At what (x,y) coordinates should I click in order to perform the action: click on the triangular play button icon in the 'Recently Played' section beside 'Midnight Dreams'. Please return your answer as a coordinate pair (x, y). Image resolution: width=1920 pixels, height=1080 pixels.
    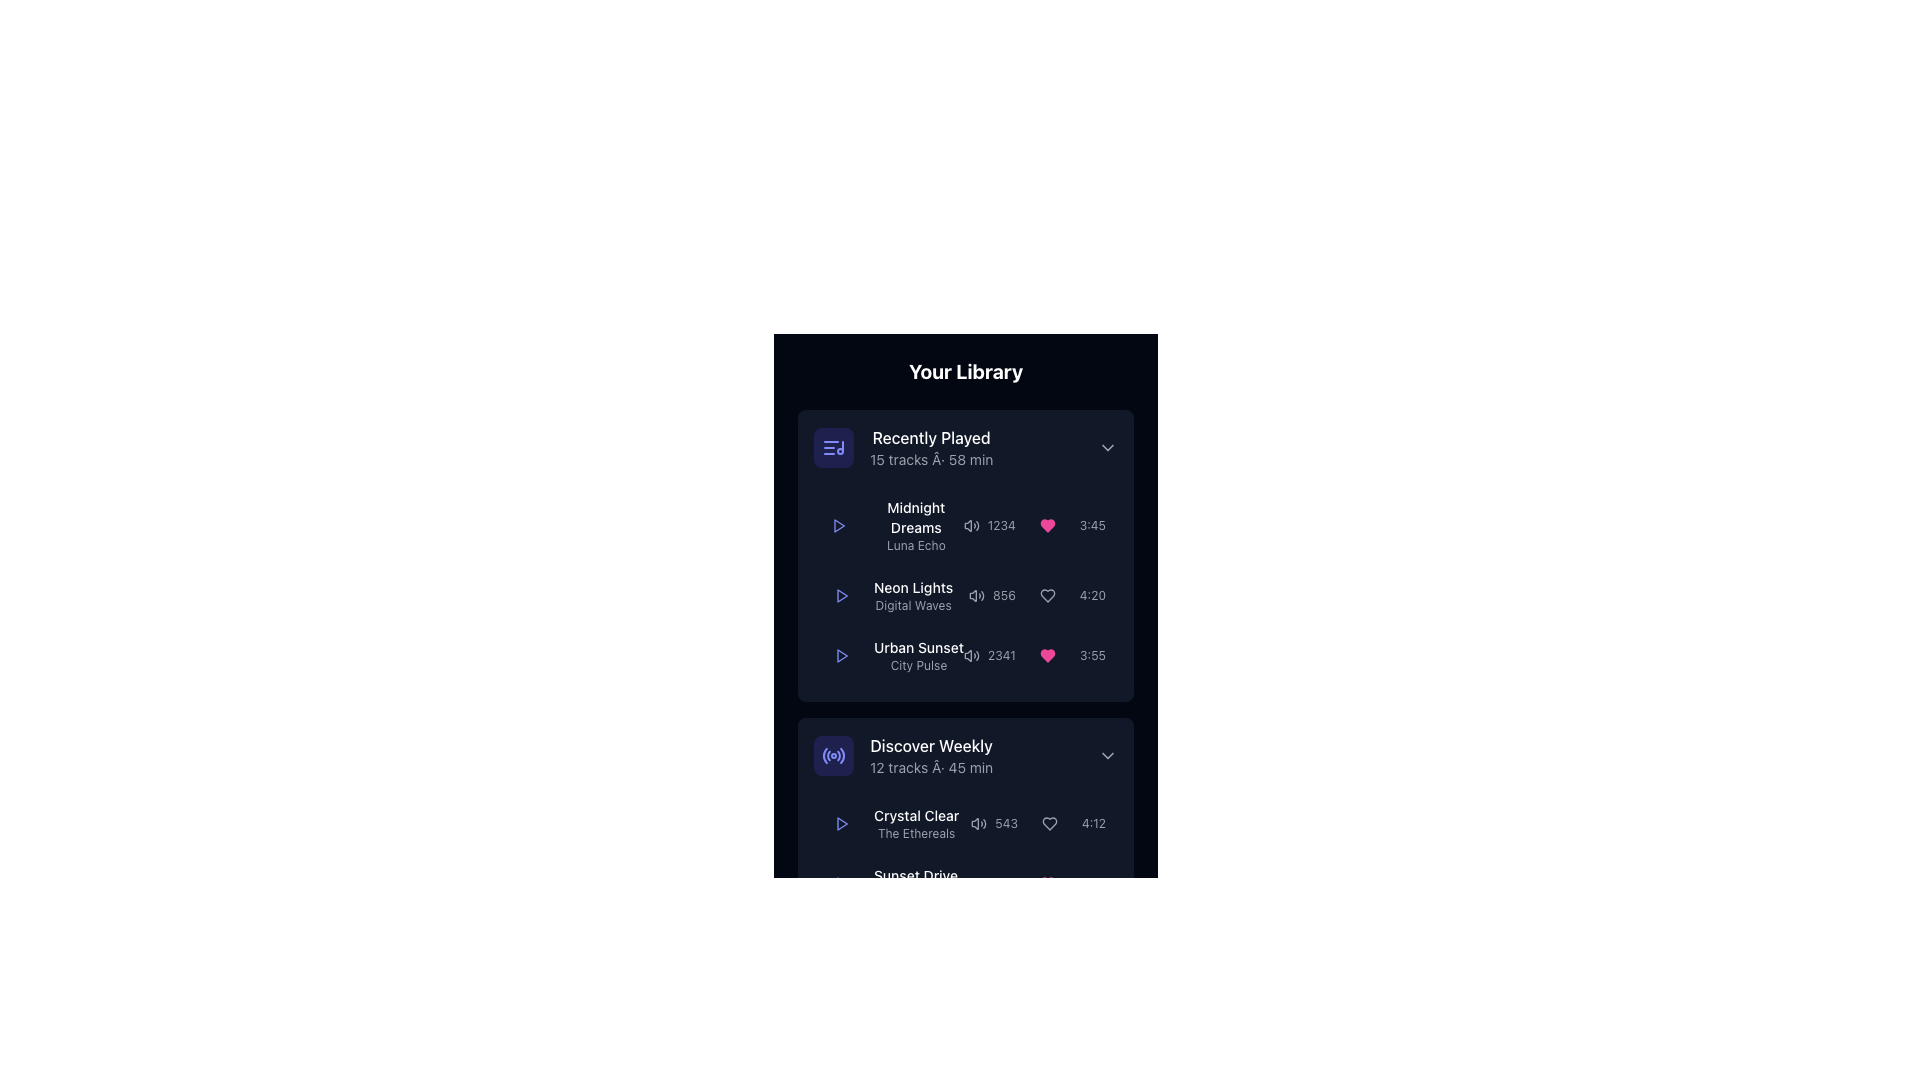
    Looking at the image, I should click on (839, 524).